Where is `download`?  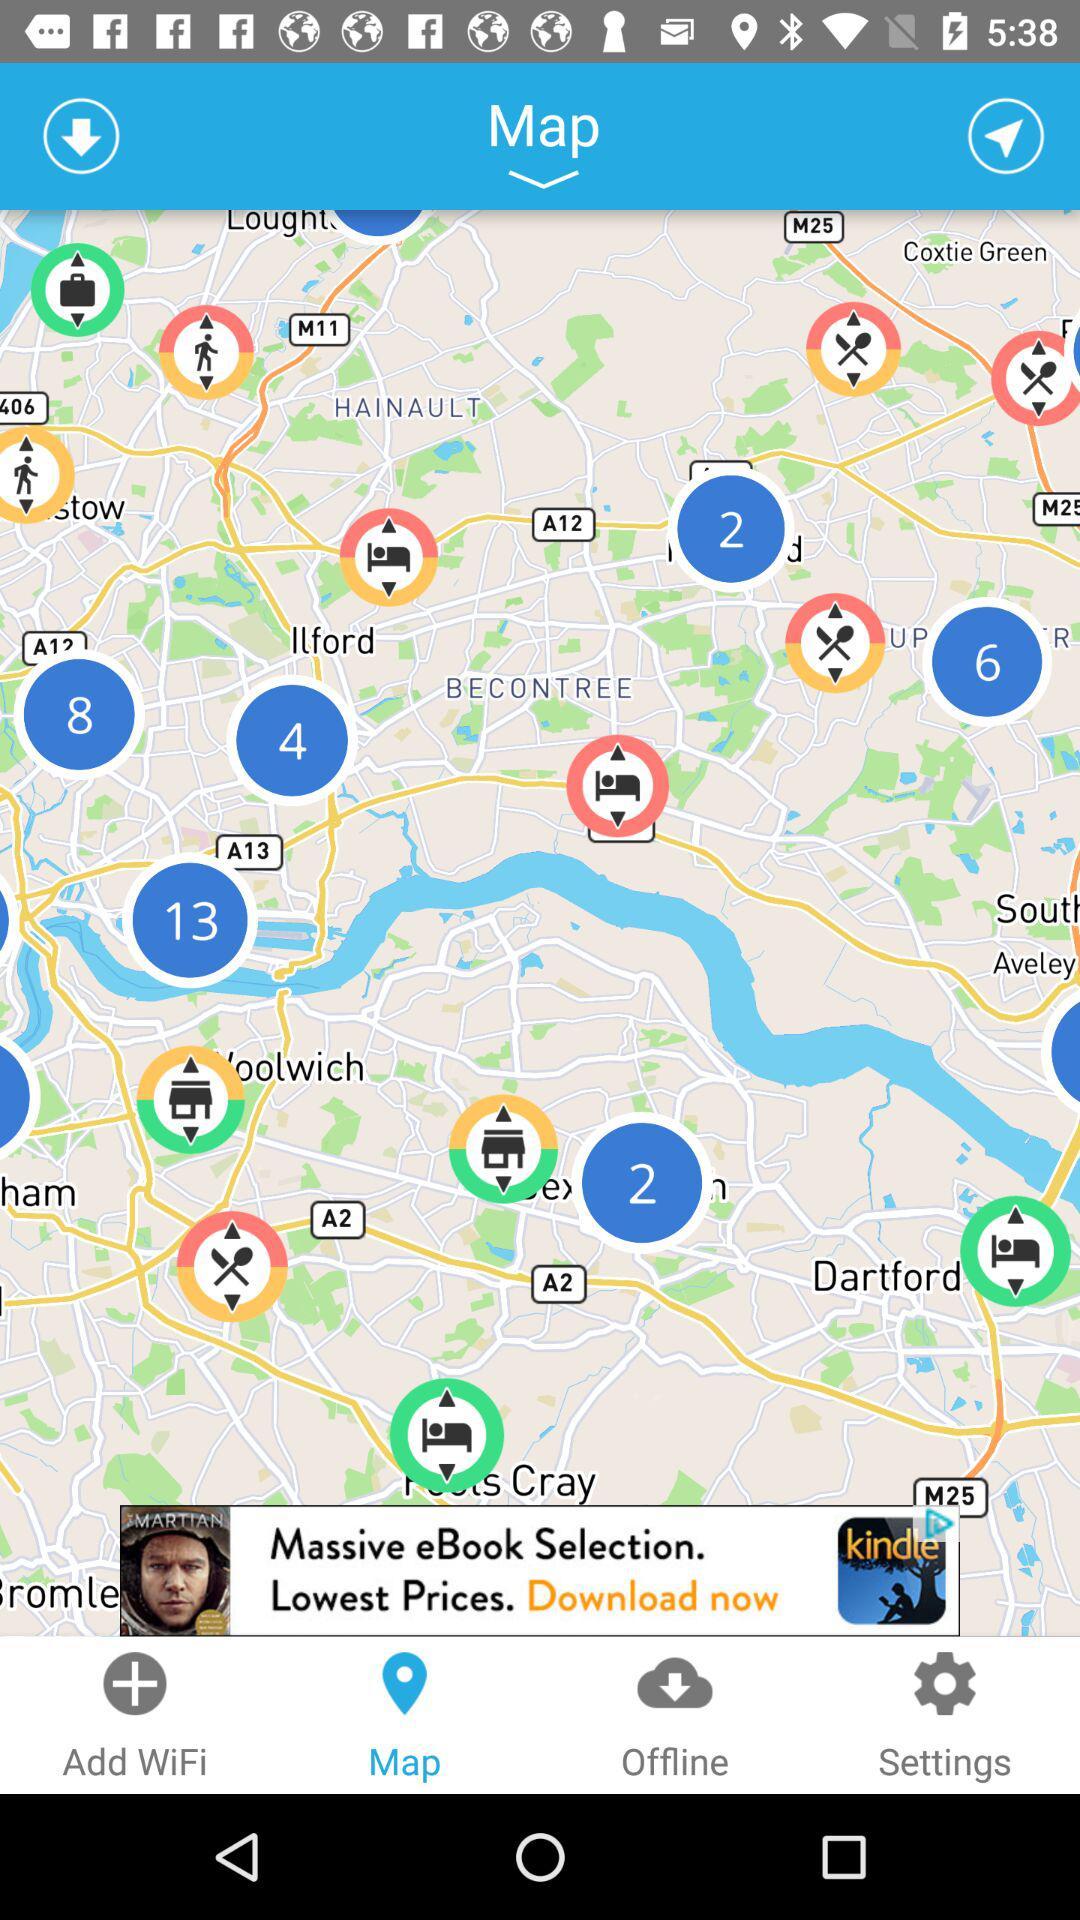
download is located at coordinates (80, 135).